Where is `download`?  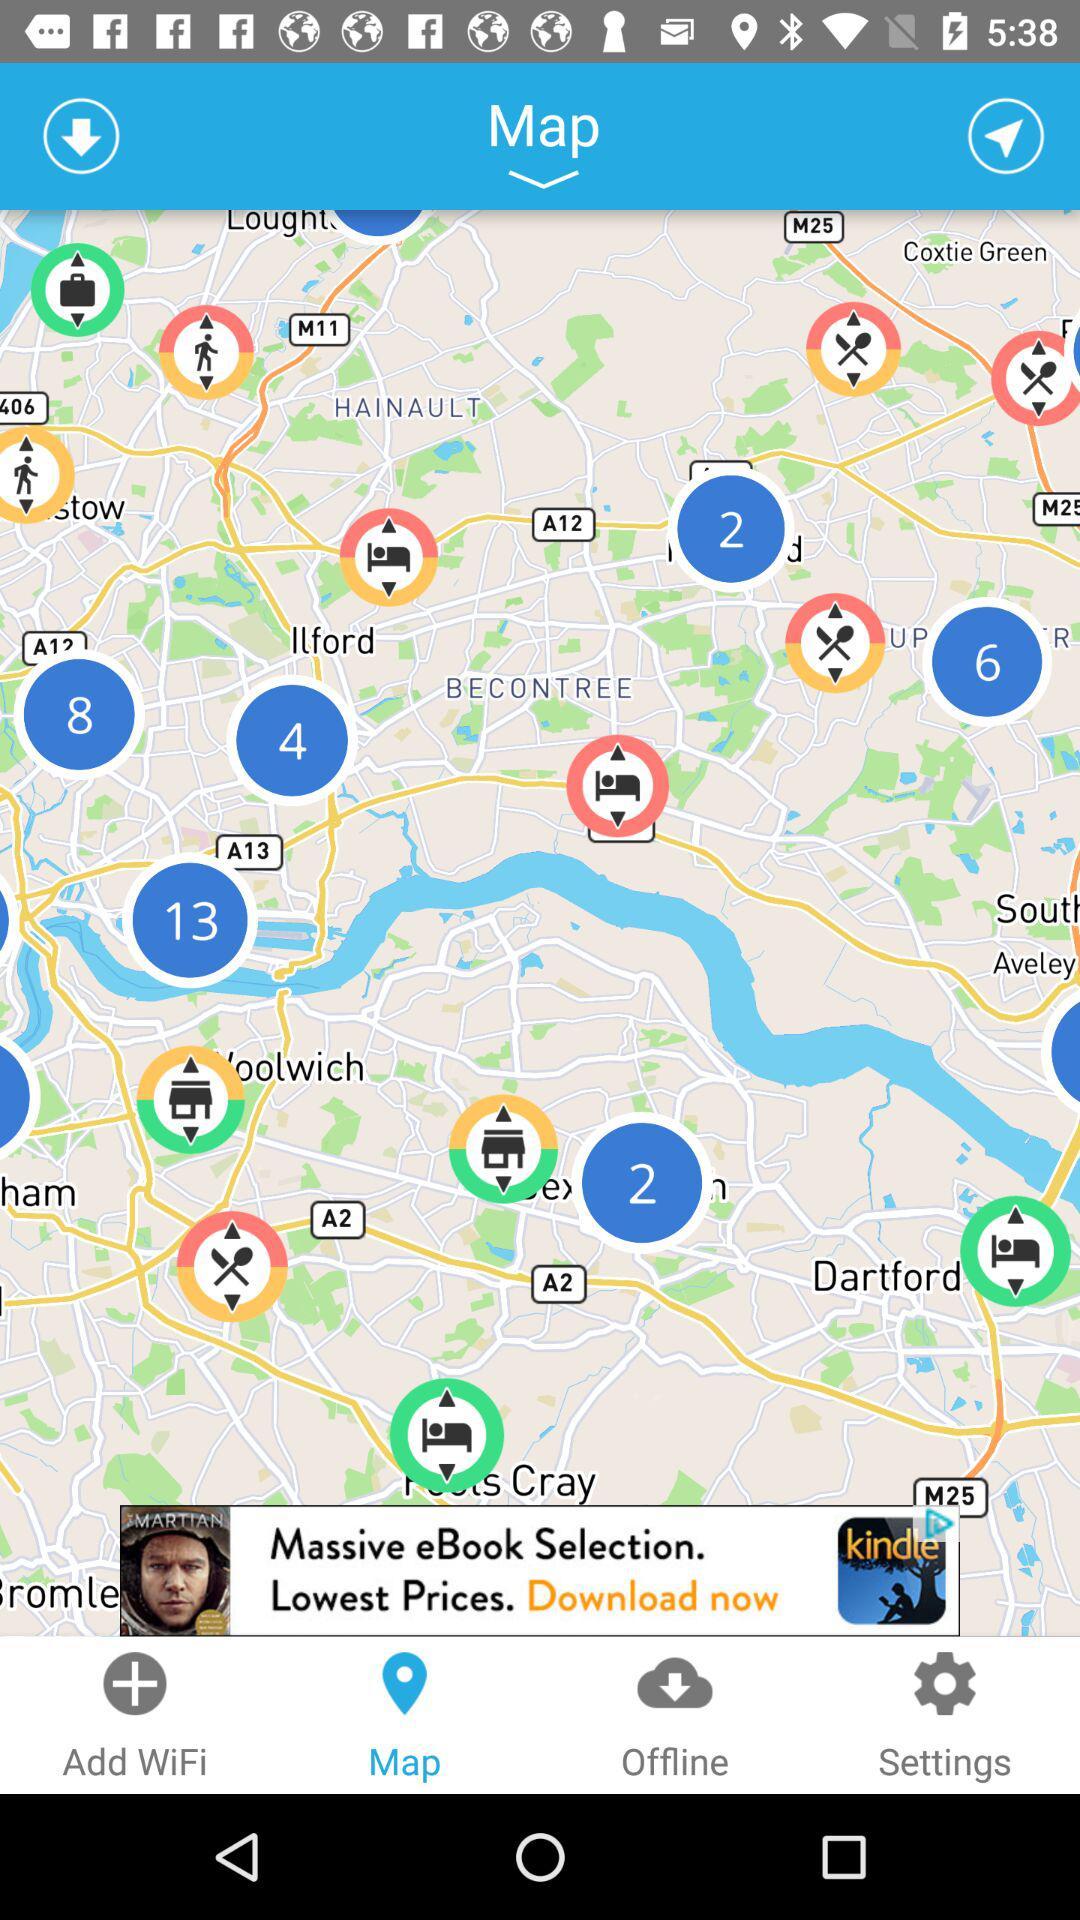
download is located at coordinates (80, 135).